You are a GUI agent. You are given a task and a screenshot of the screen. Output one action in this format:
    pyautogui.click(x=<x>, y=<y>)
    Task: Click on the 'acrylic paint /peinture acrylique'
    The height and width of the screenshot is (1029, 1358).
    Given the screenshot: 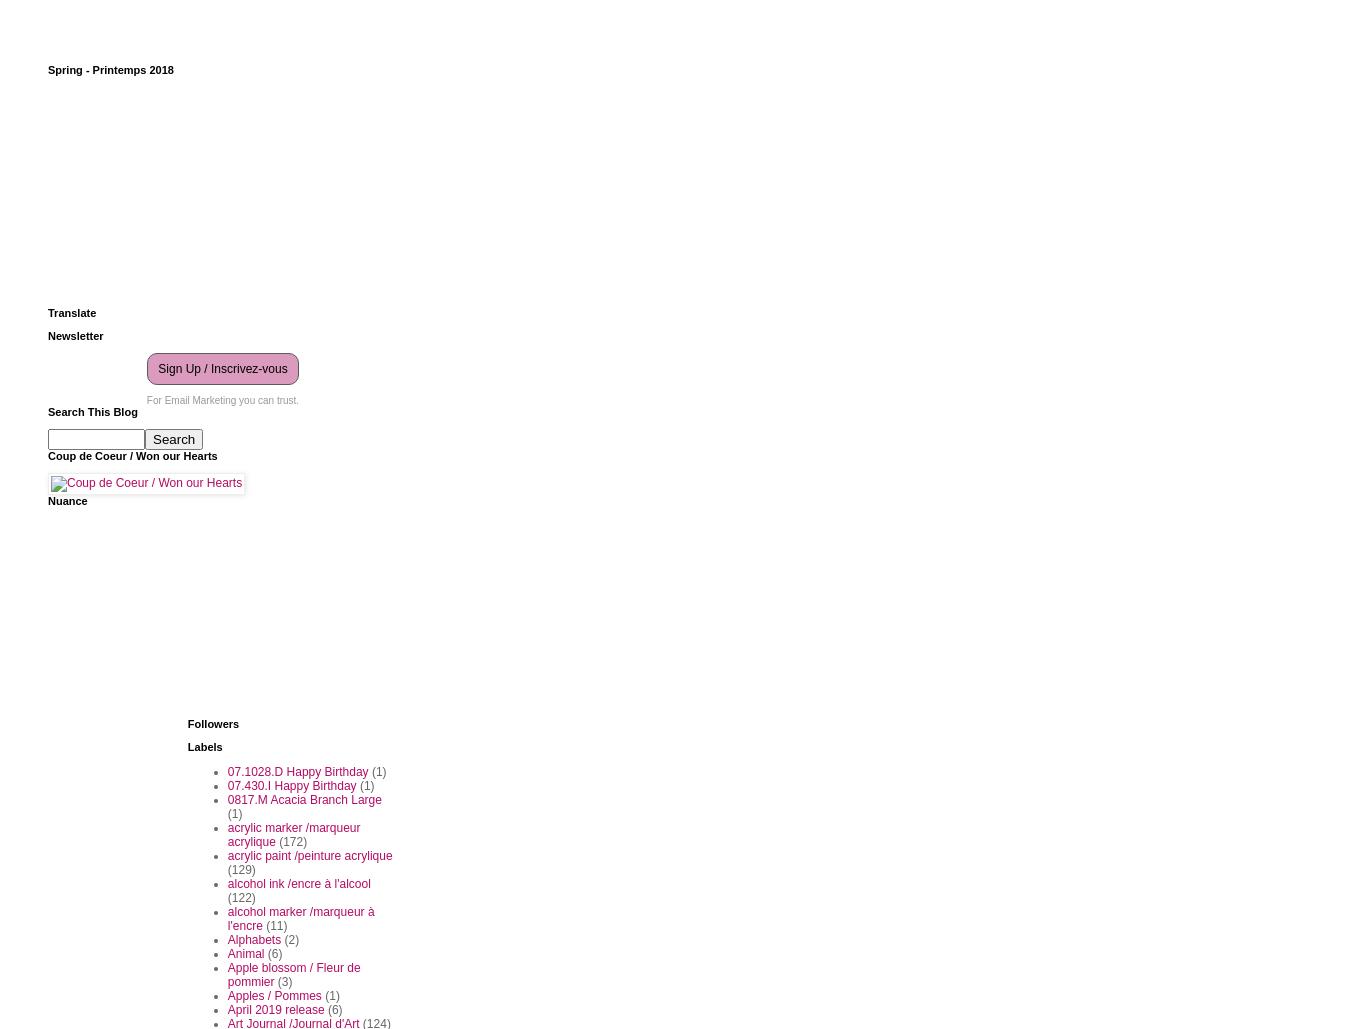 What is the action you would take?
    pyautogui.click(x=308, y=853)
    